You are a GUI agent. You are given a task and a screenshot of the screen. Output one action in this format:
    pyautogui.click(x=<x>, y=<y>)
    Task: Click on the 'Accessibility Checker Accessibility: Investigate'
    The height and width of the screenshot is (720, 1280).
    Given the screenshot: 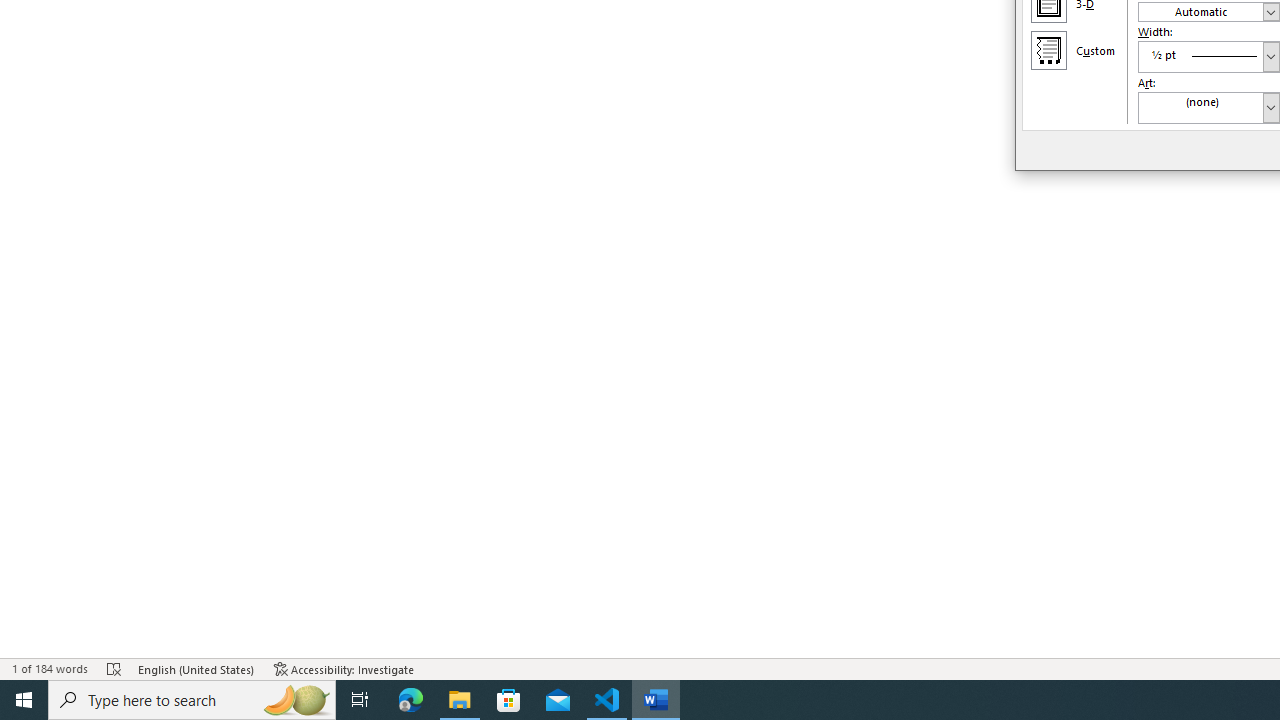 What is the action you would take?
    pyautogui.click(x=344, y=669)
    